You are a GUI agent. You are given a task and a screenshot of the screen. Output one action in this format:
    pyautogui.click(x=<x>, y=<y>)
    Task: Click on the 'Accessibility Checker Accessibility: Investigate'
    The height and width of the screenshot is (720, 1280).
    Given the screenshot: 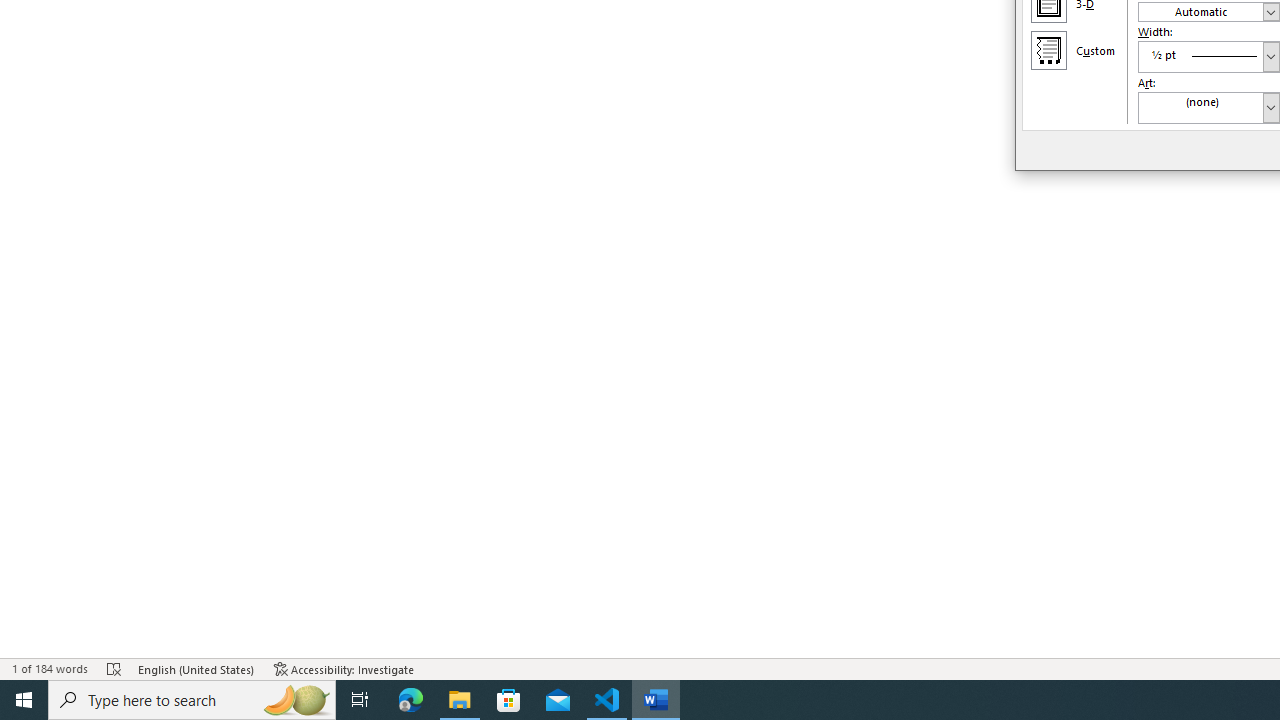 What is the action you would take?
    pyautogui.click(x=344, y=669)
    